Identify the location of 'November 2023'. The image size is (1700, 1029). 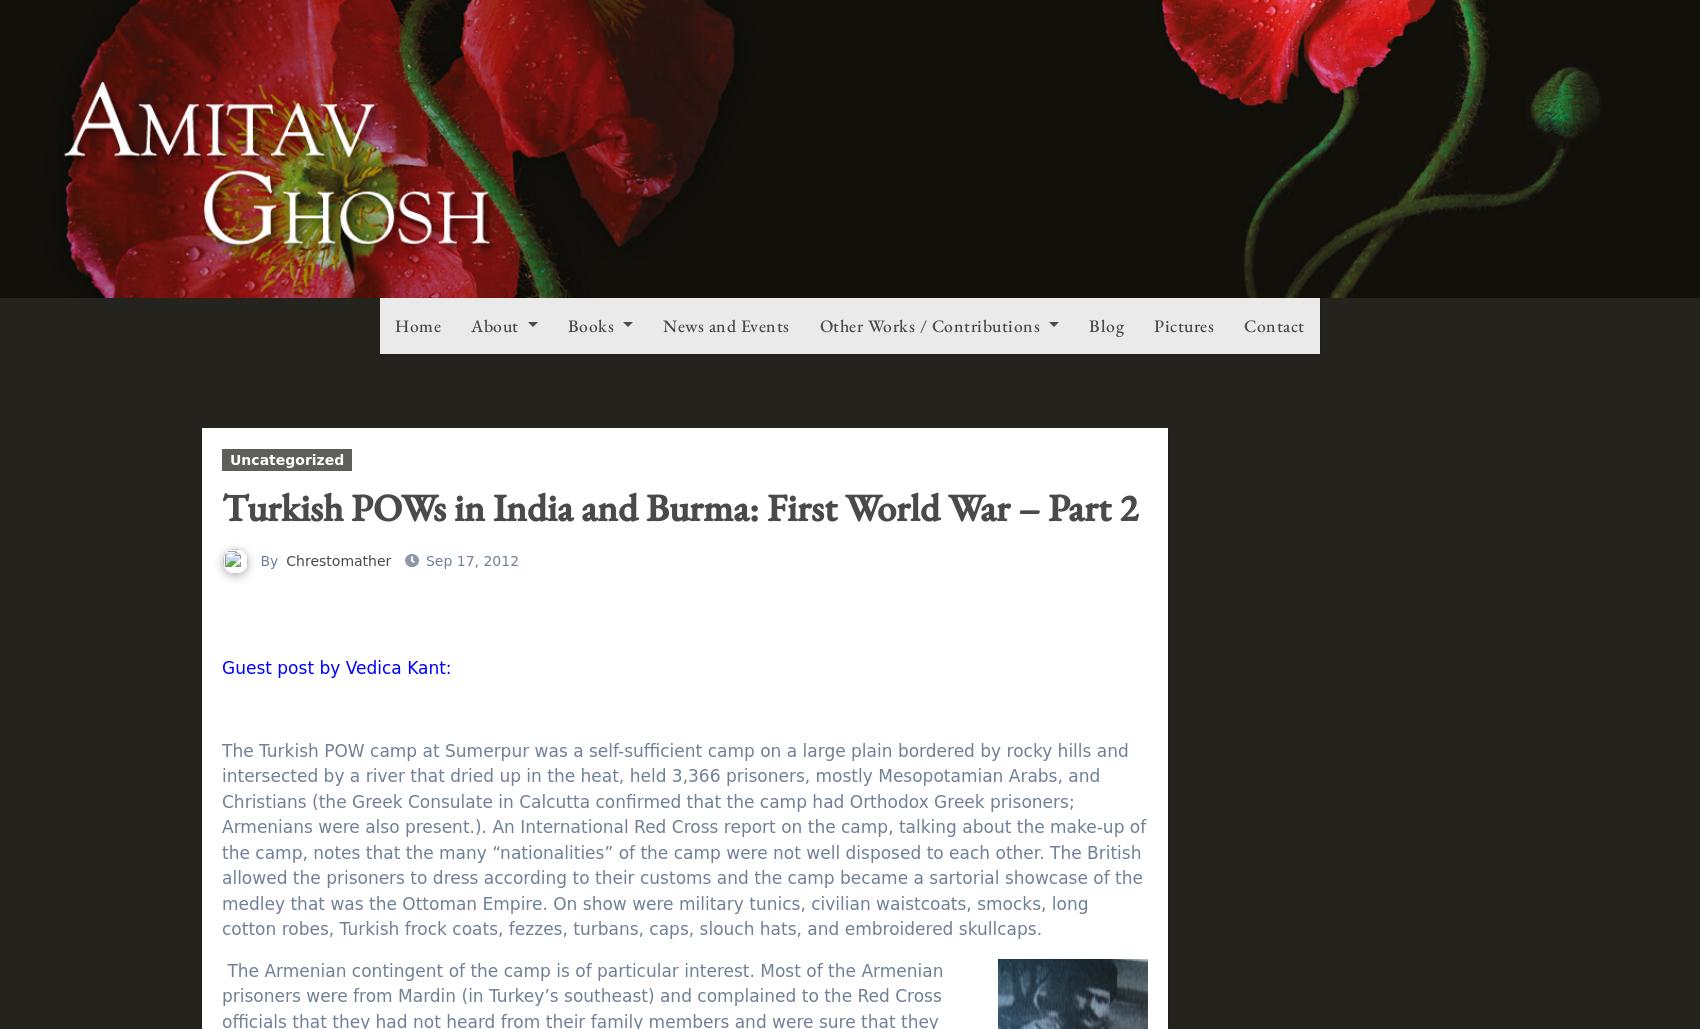
(1291, 182).